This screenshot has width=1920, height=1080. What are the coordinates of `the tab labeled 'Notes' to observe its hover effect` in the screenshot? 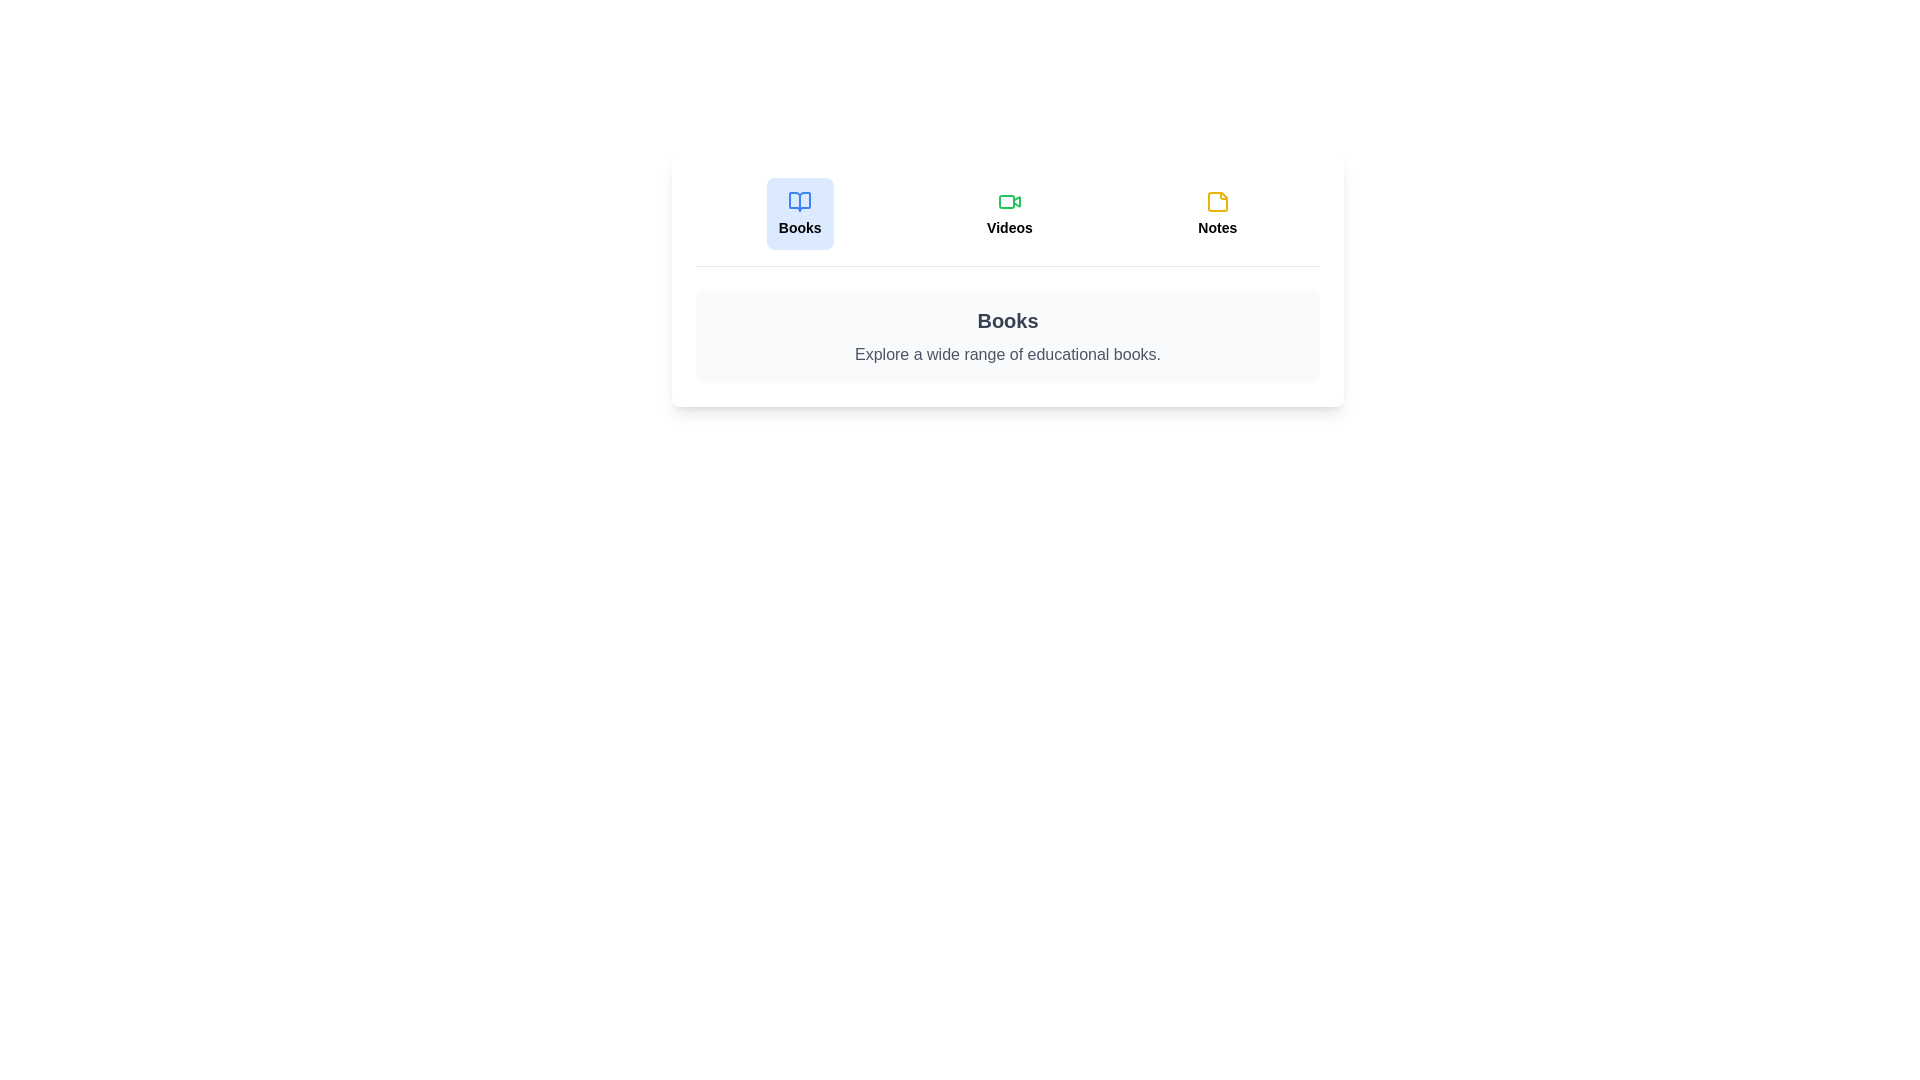 It's located at (1217, 213).